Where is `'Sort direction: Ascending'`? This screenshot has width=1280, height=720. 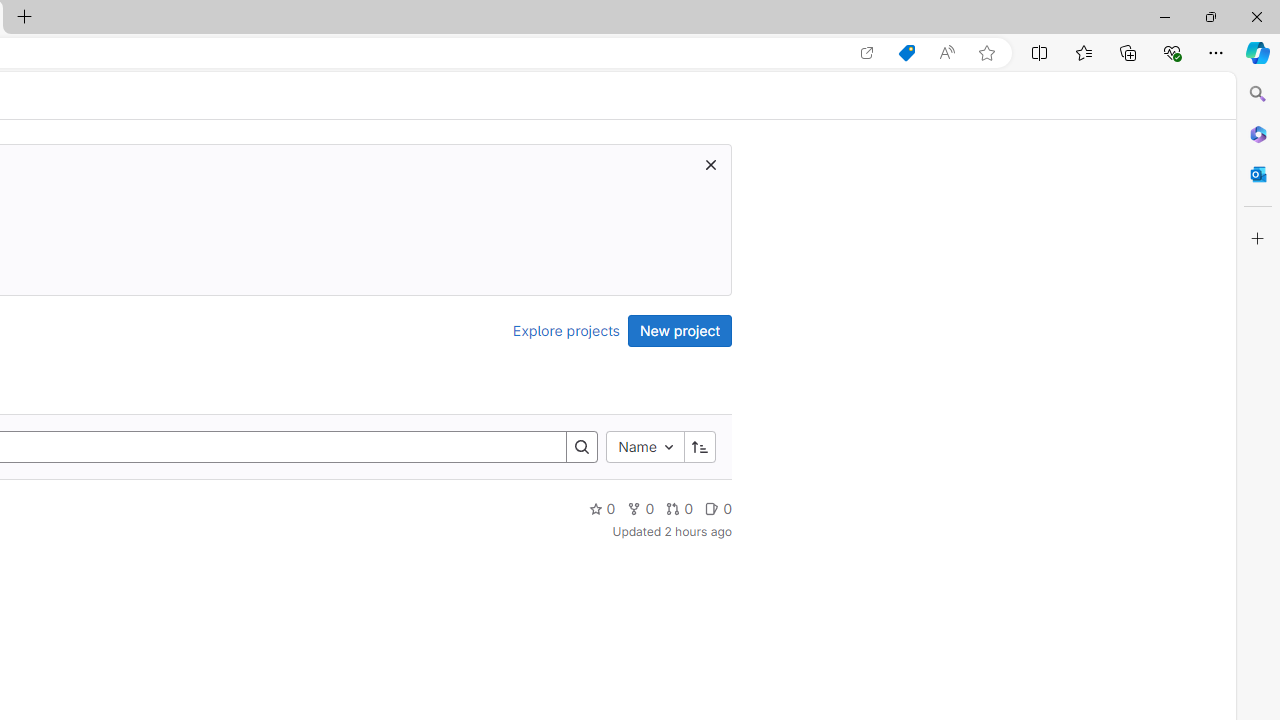
'Sort direction: Ascending' is located at coordinates (699, 445).